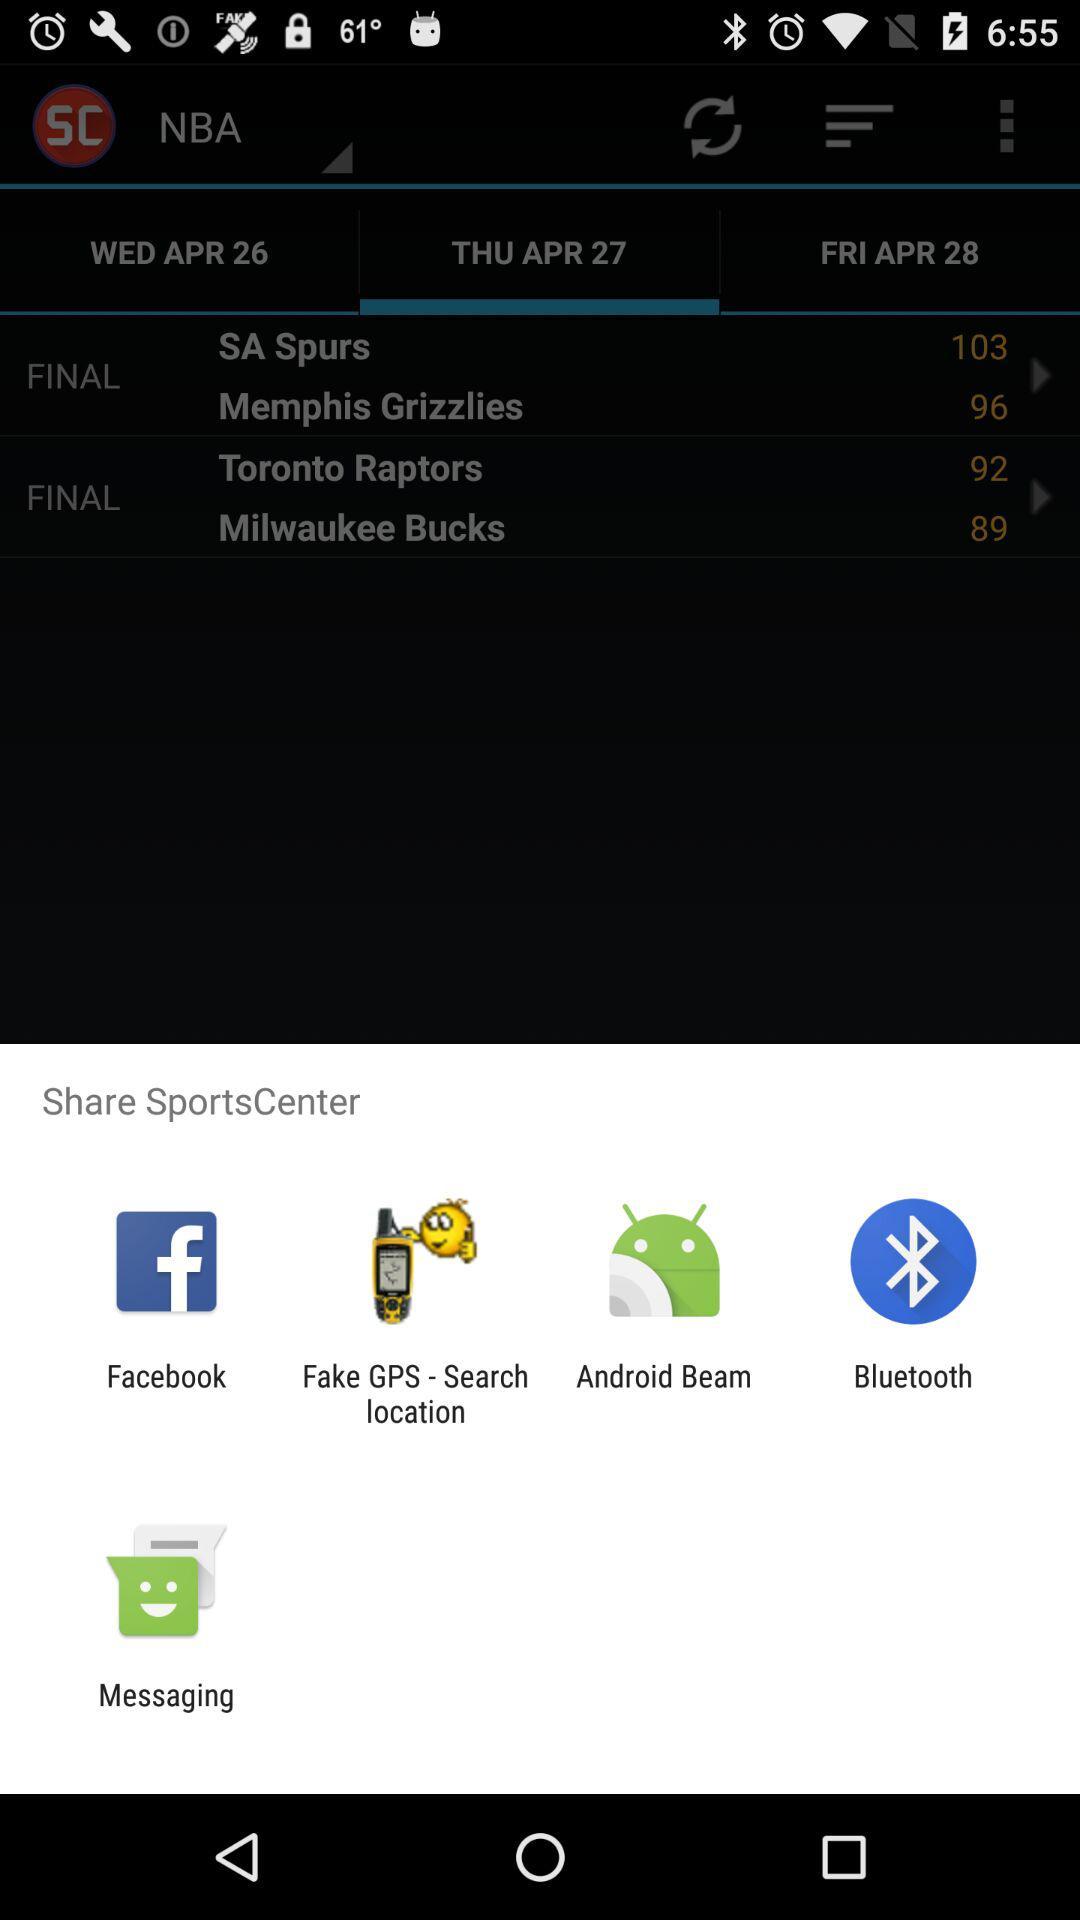 Image resolution: width=1080 pixels, height=1920 pixels. What do you see at coordinates (664, 1392) in the screenshot?
I see `app to the left of the bluetooth` at bounding box center [664, 1392].